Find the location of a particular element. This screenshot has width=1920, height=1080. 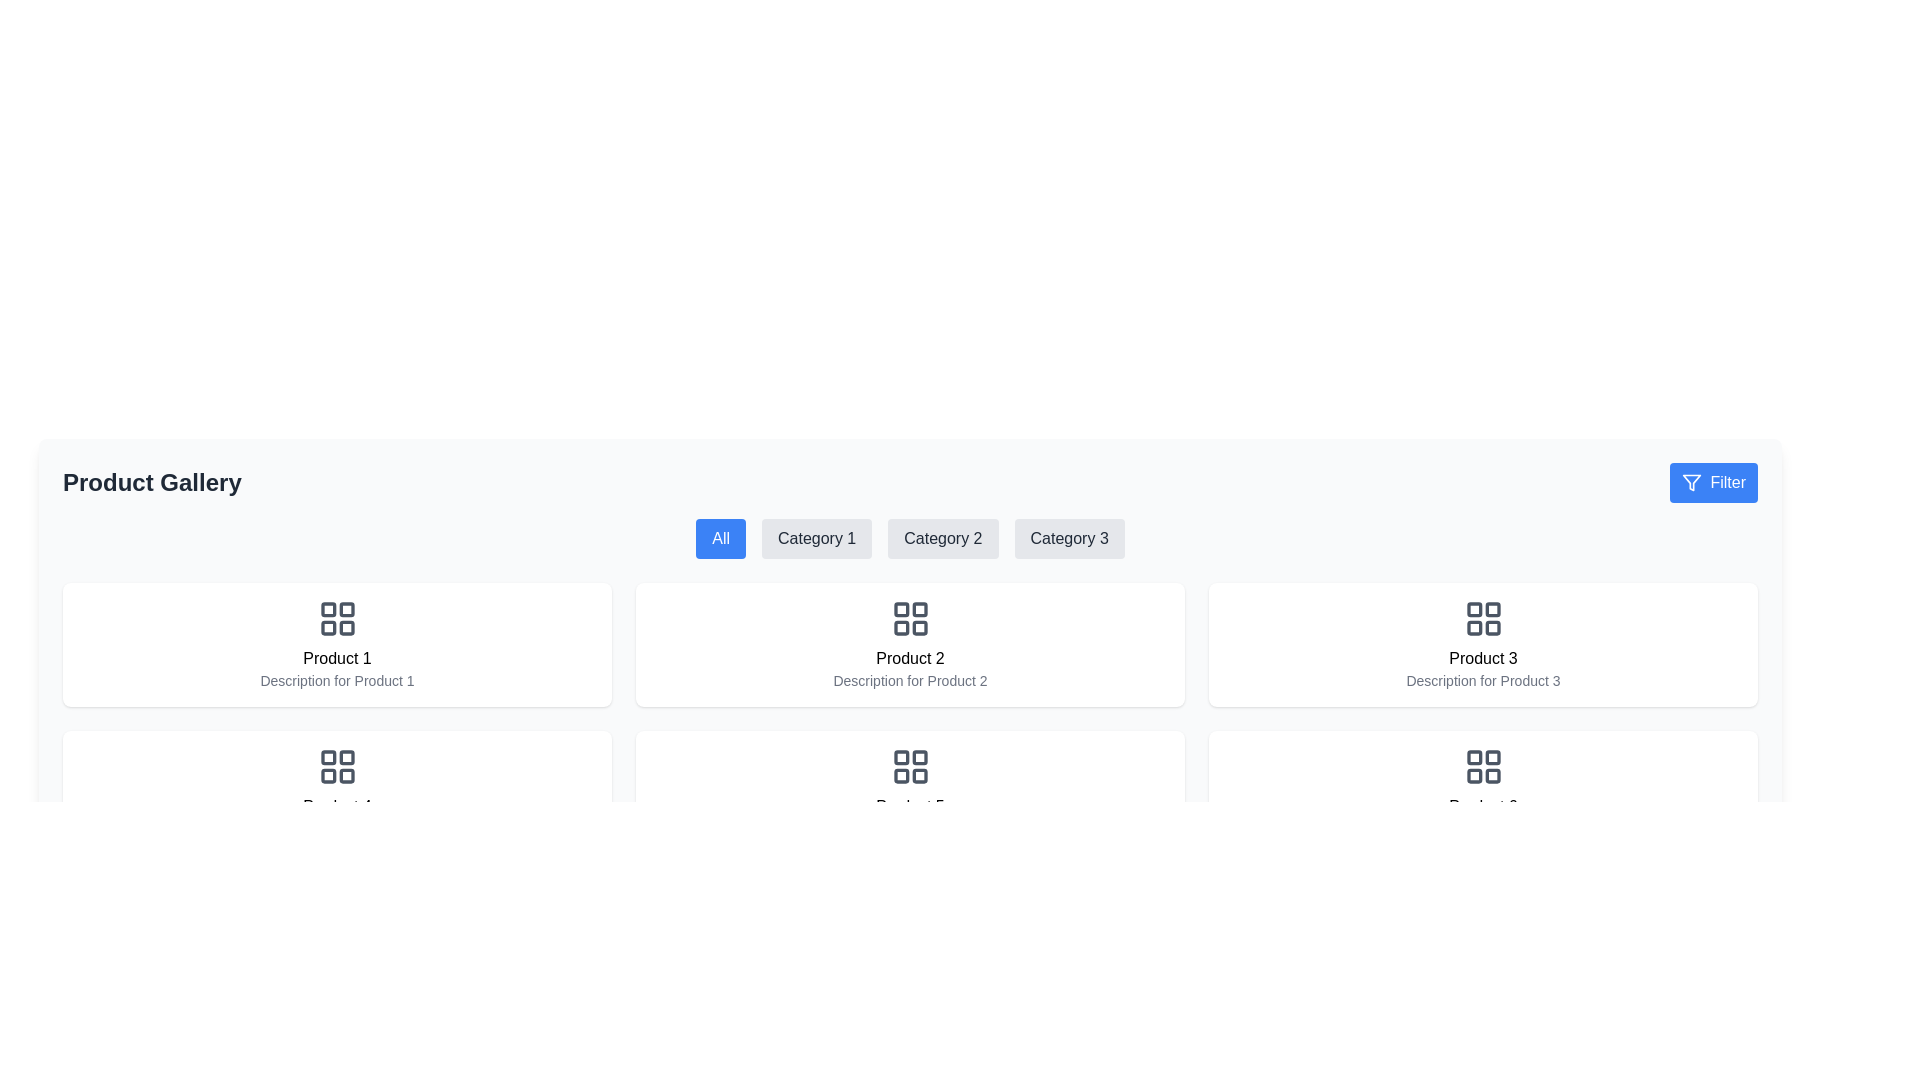

the second graphical block in the top row of the 2x2 grid located at the top left of the first product card in the gallery, if it is interactive is located at coordinates (346, 608).